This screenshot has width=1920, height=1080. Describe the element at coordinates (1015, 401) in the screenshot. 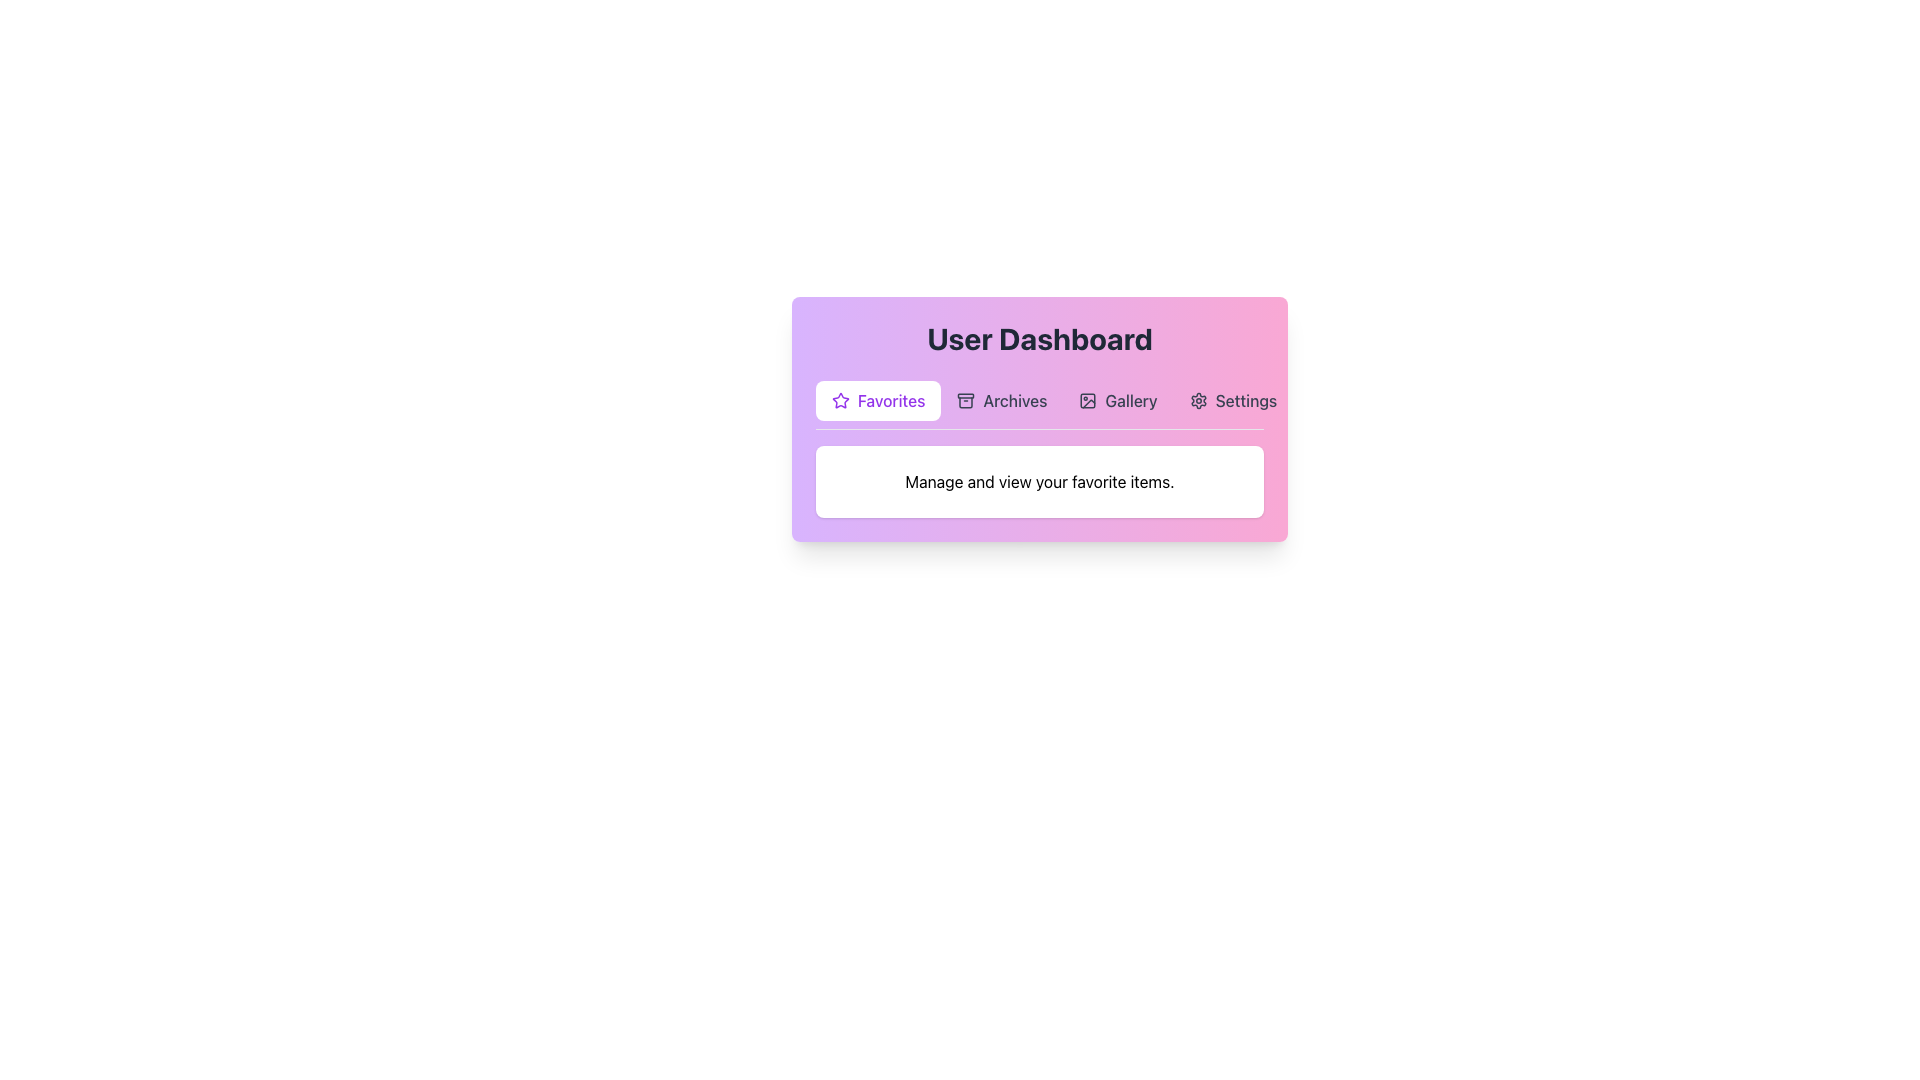

I see `the 'Archives' text label in the navigation bar located under 'User Dashboard', positioned to the right of 'Favorites' and before 'Gallery'` at that location.